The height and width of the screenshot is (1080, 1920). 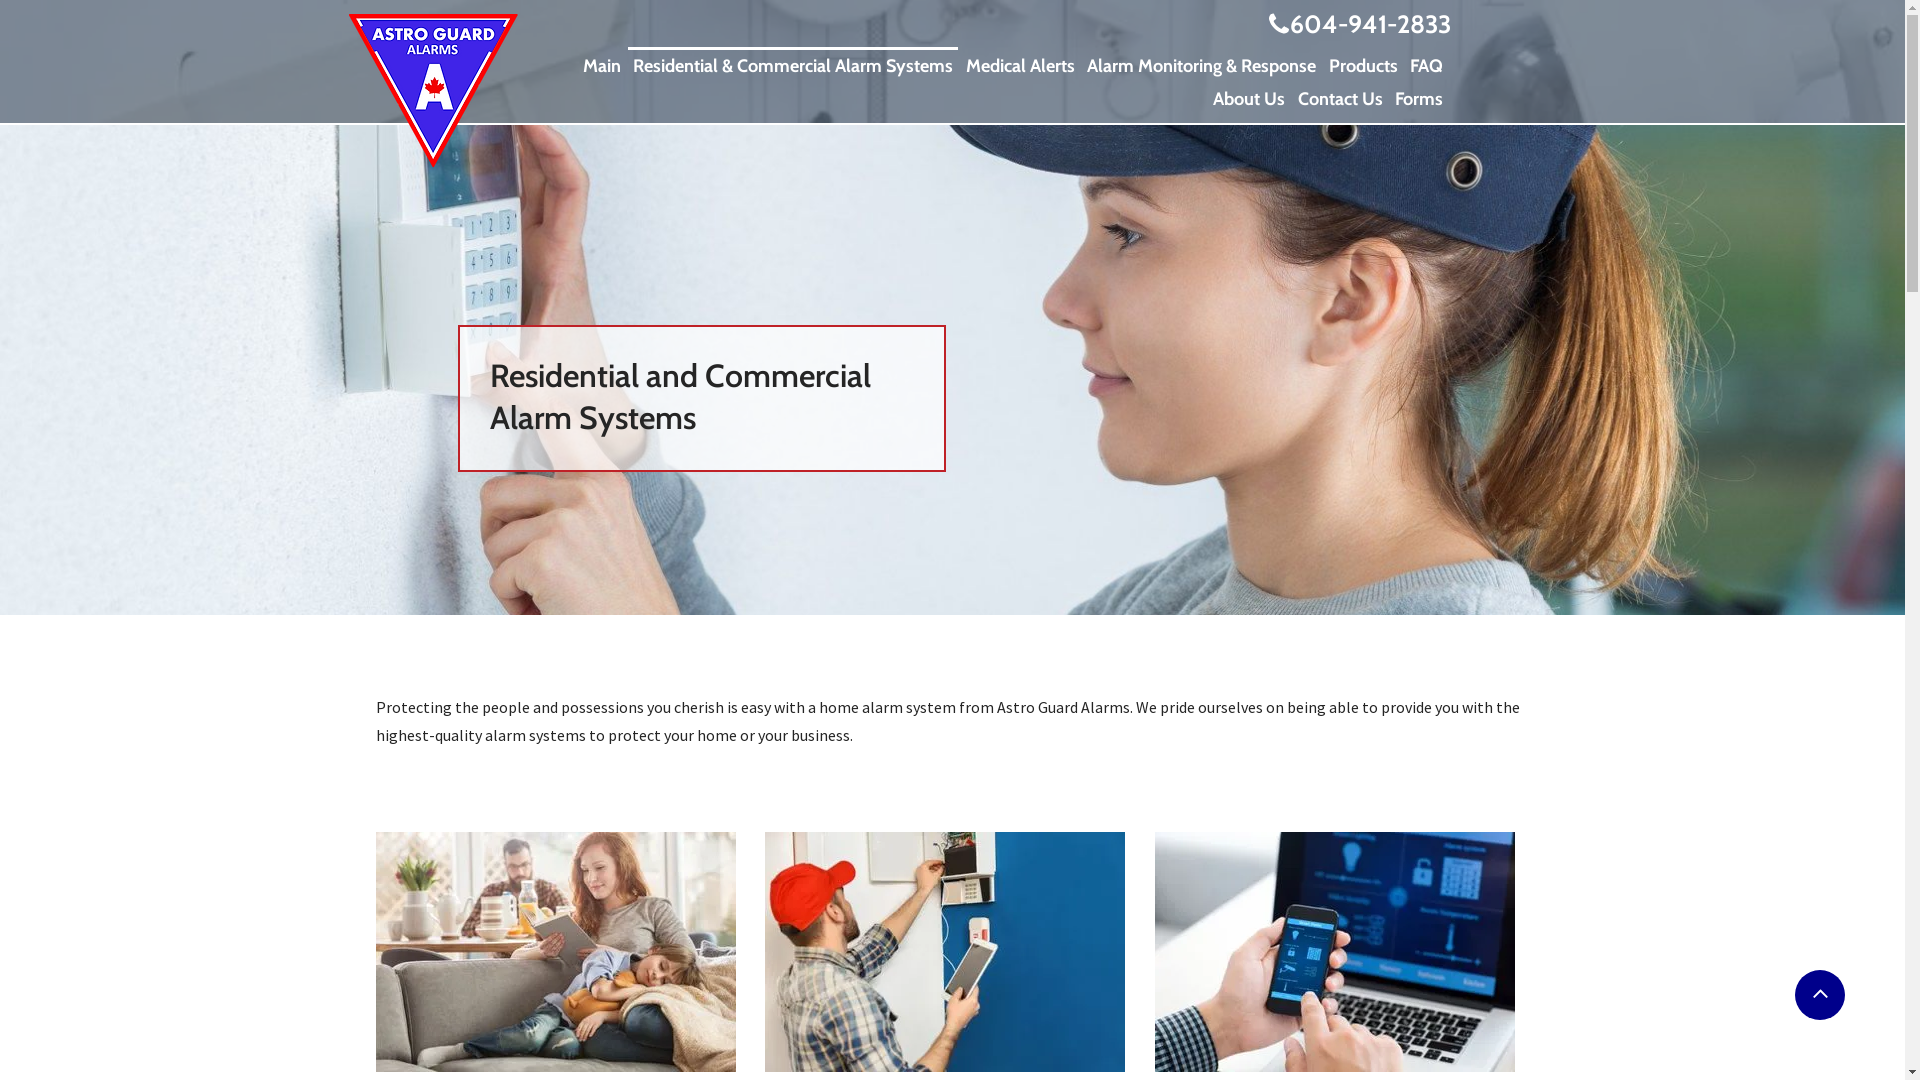 I want to click on 'Medical Alerts', so click(x=1019, y=62).